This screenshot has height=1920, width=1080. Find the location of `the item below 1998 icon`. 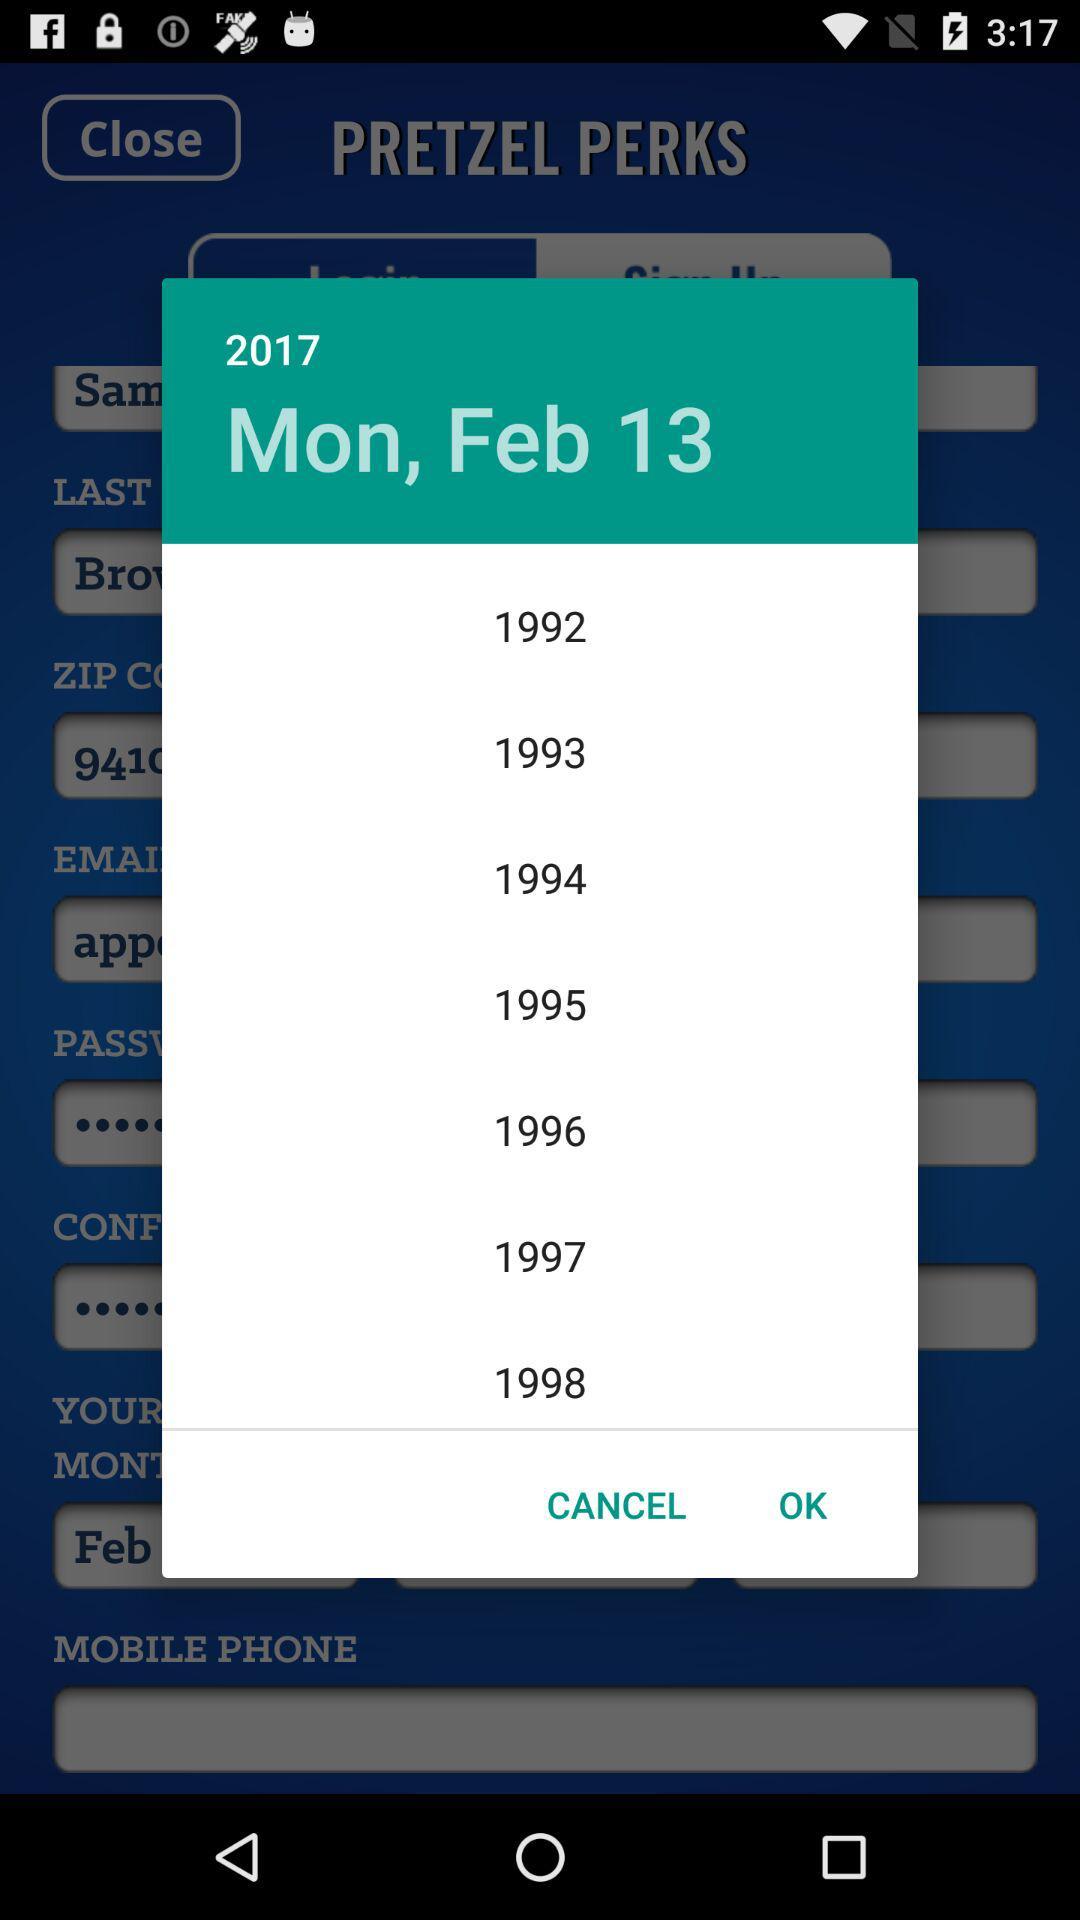

the item below 1998 icon is located at coordinates (801, 1504).